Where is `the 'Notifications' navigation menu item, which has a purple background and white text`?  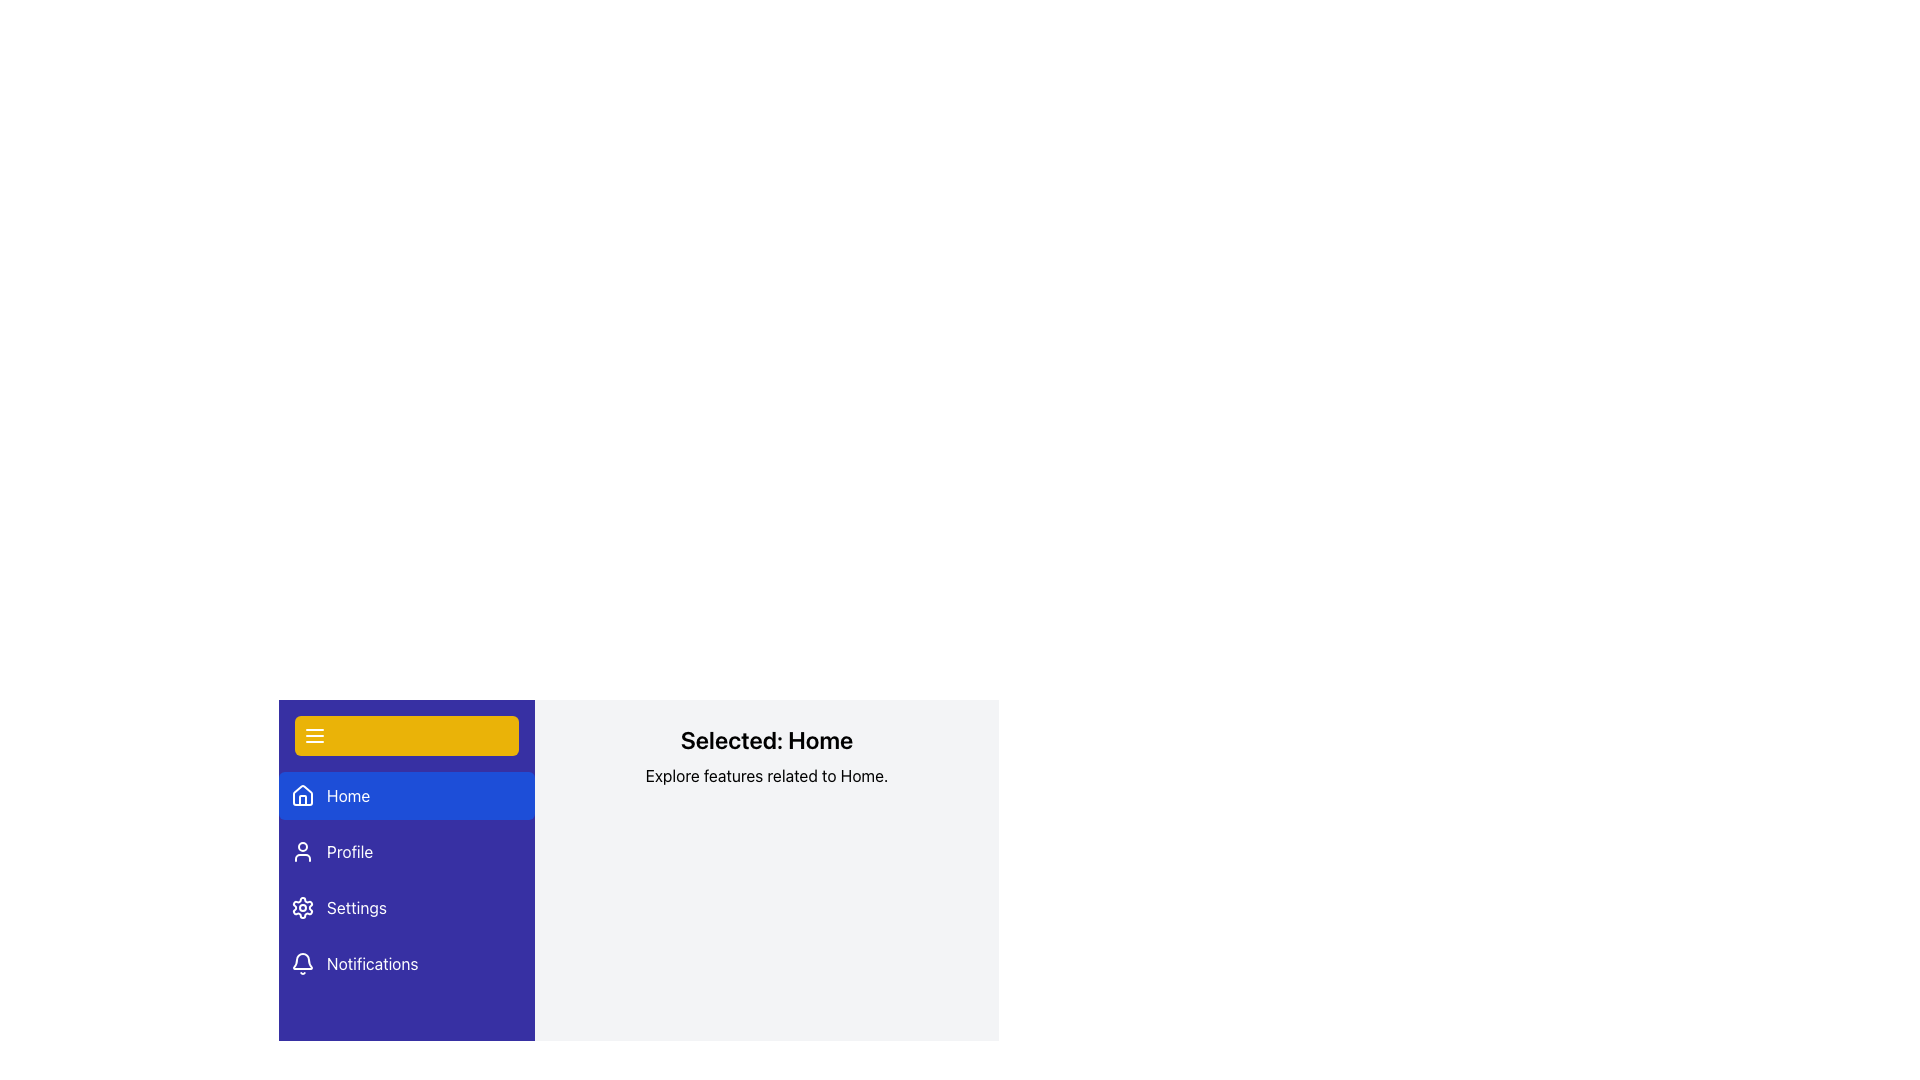
the 'Notifications' navigation menu item, which has a purple background and white text is located at coordinates (406, 963).